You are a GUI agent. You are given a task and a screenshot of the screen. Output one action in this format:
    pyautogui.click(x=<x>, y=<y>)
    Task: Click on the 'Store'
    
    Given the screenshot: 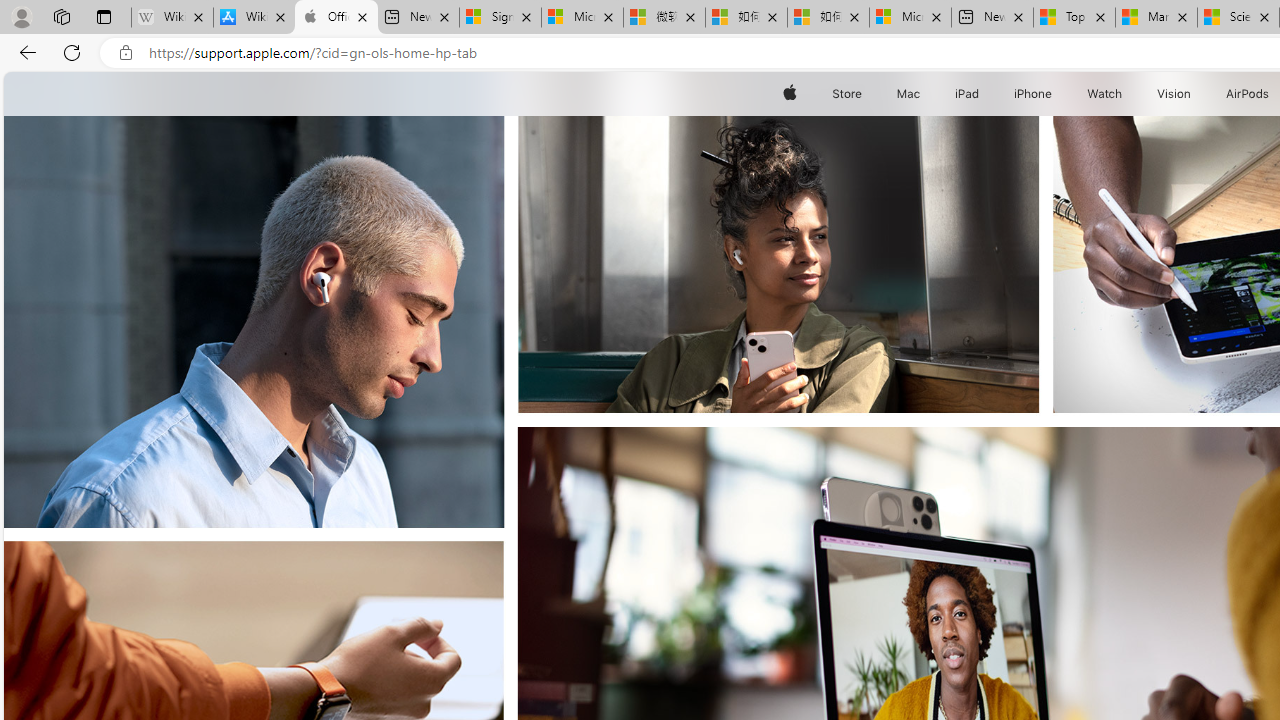 What is the action you would take?
    pyautogui.click(x=846, y=93)
    